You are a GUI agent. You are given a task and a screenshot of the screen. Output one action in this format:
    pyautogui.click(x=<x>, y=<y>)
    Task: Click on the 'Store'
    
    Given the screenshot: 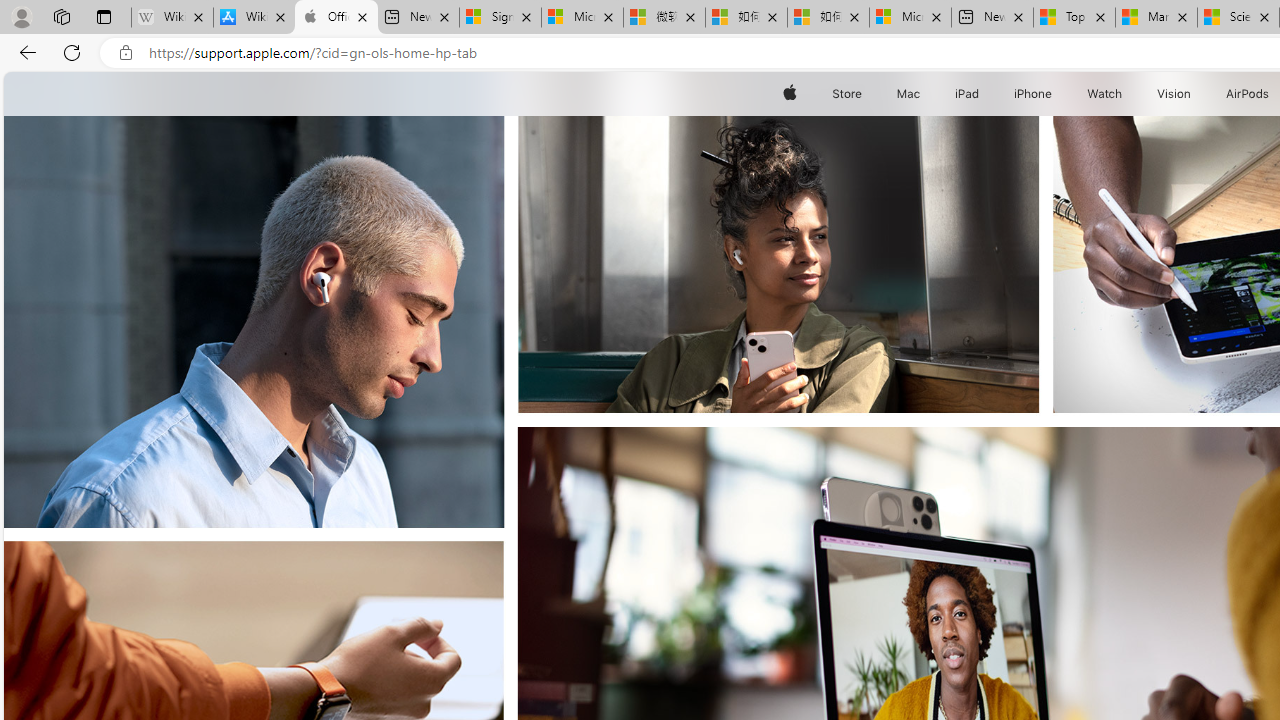 What is the action you would take?
    pyautogui.click(x=846, y=93)
    